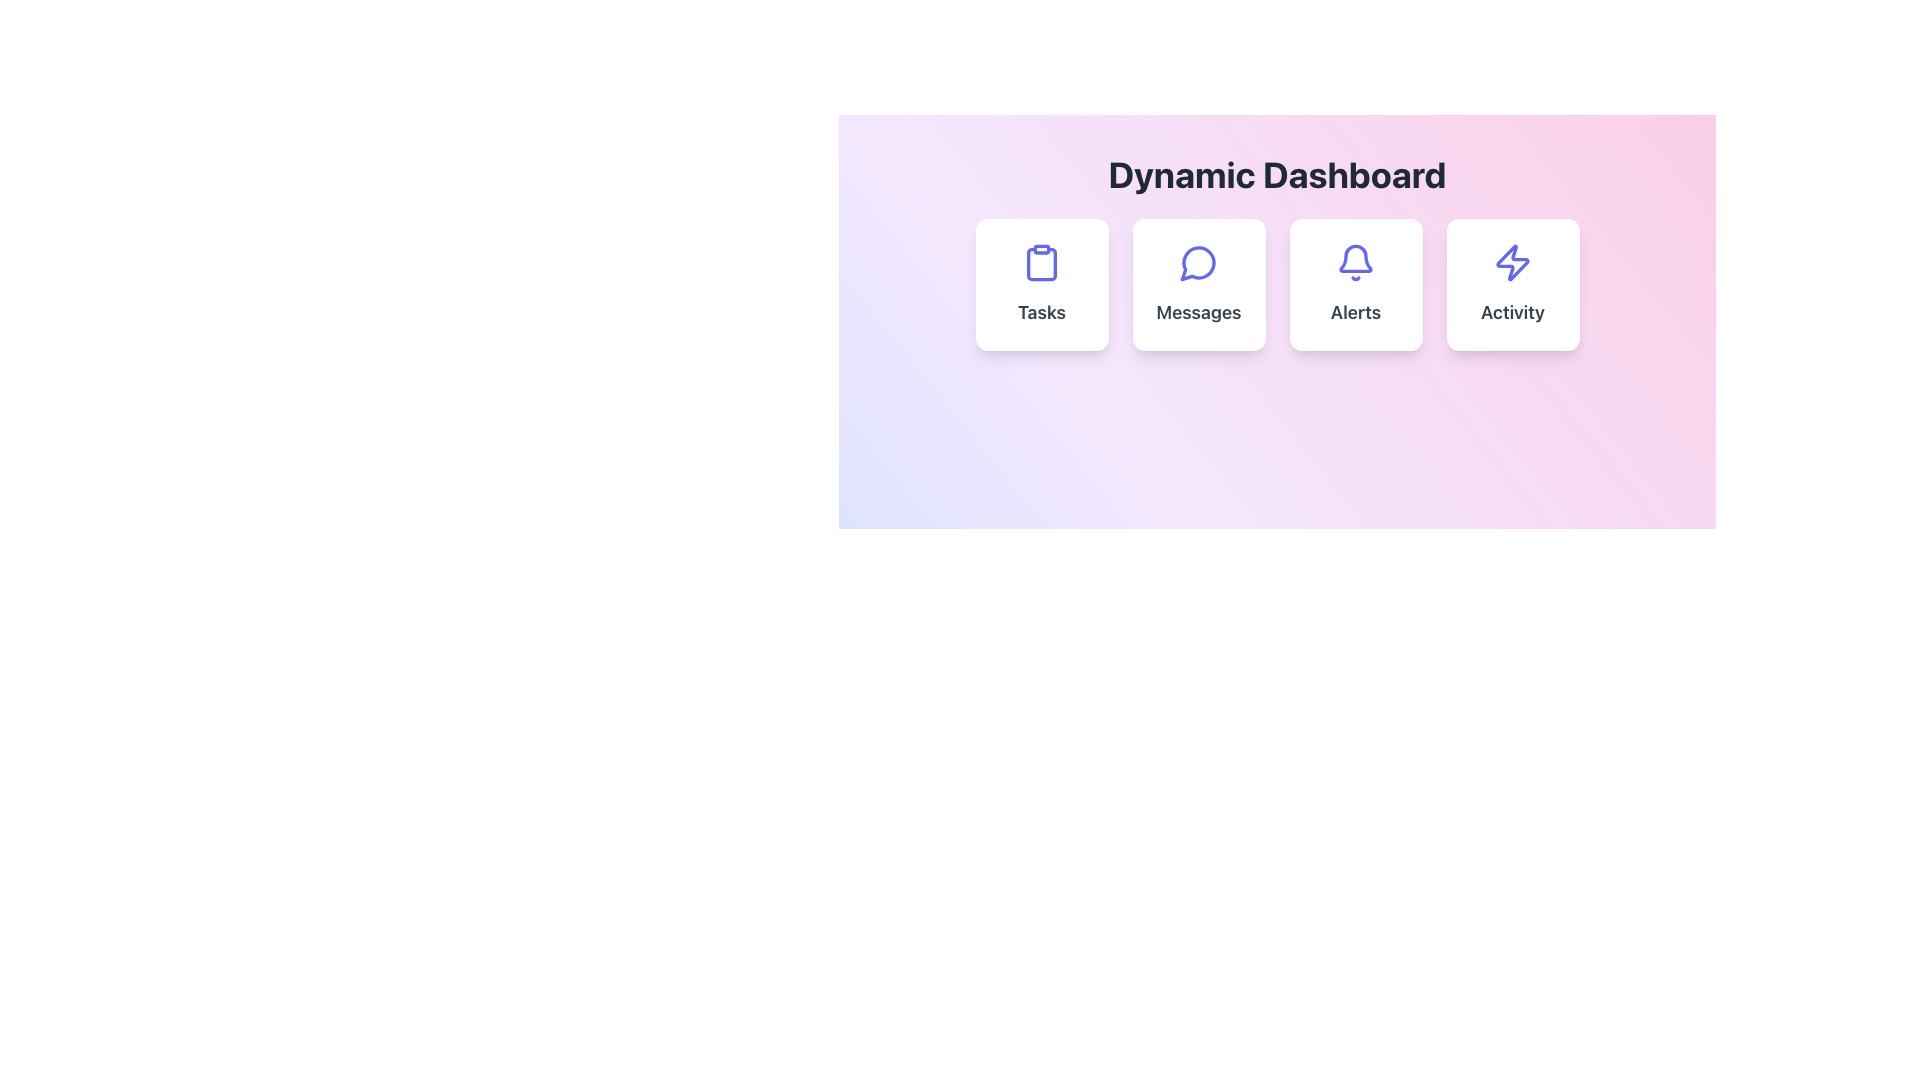 Image resolution: width=1920 pixels, height=1080 pixels. I want to click on the messaging icon, which is the second element from the left in a group of four, located beneath the text 'Messages', so click(1198, 262).